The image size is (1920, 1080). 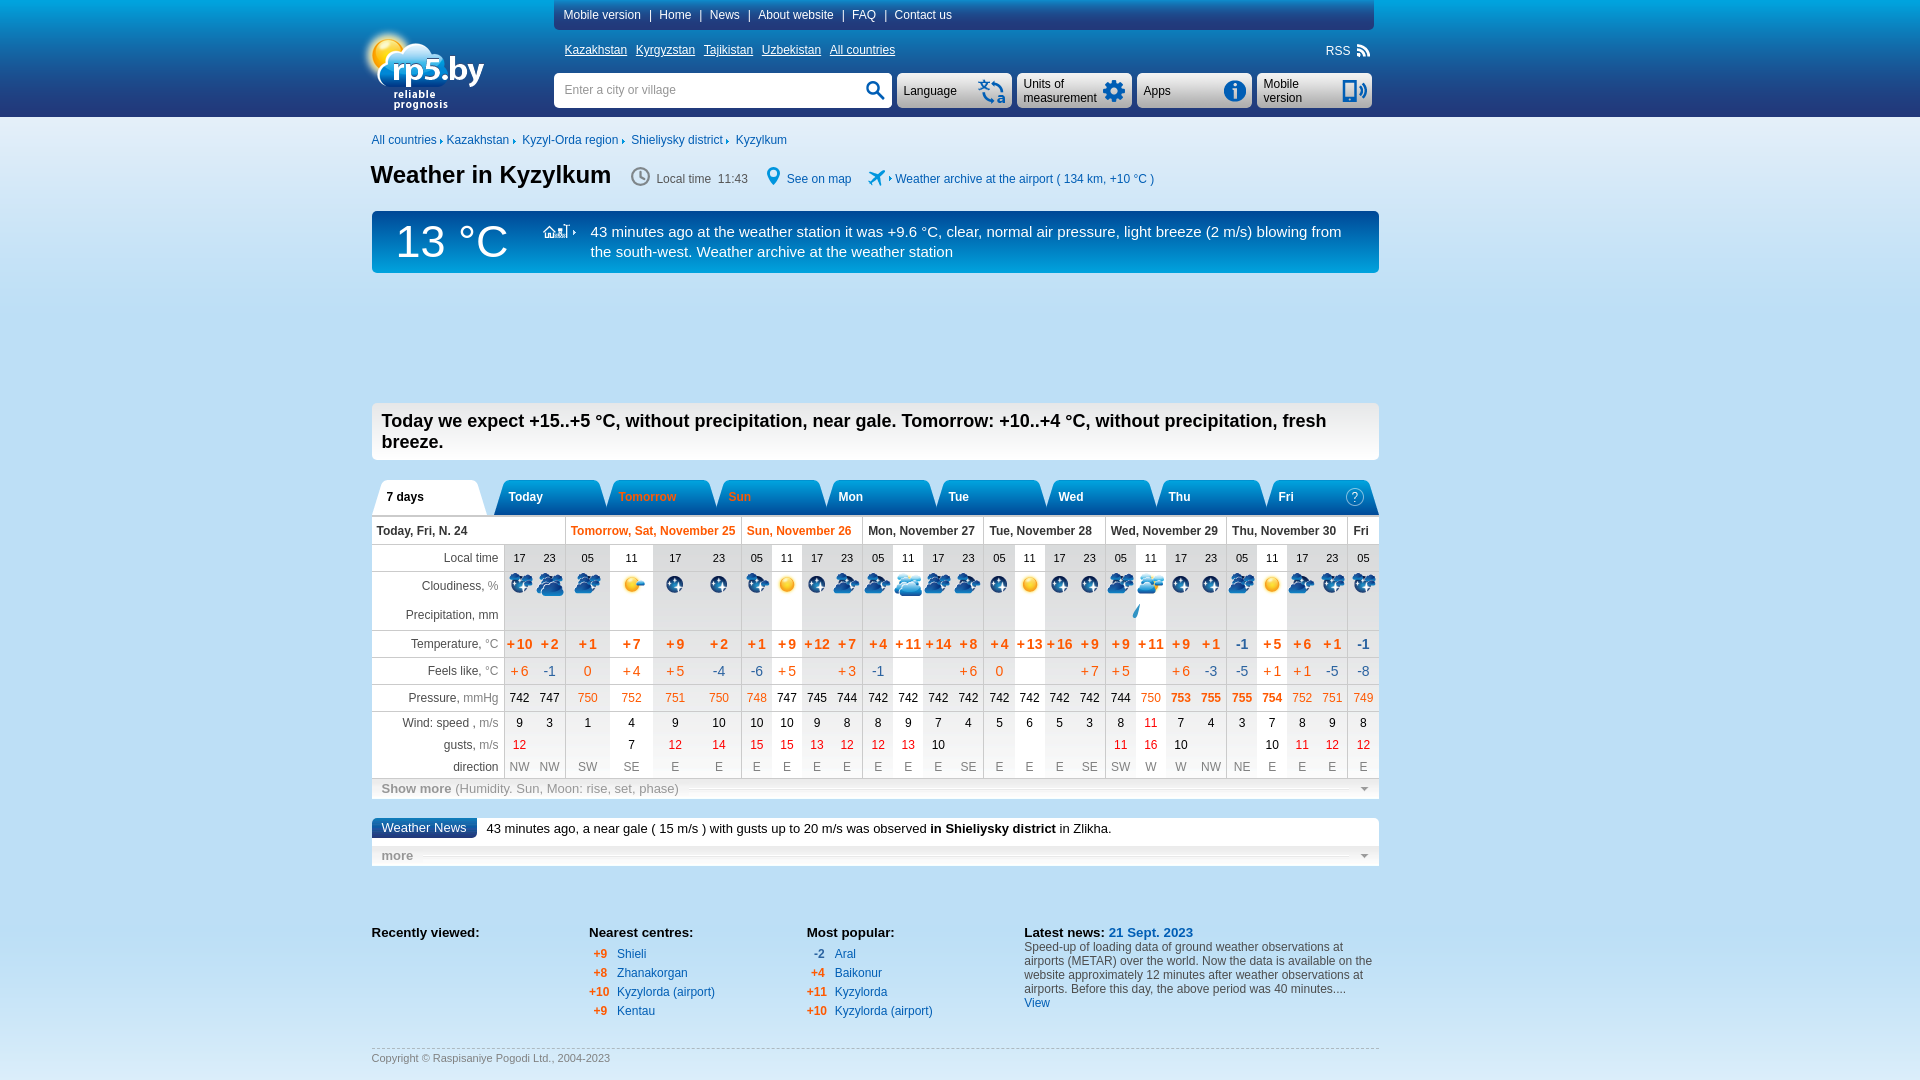 I want to click on 'Zhanakorgan', so click(x=652, y=971).